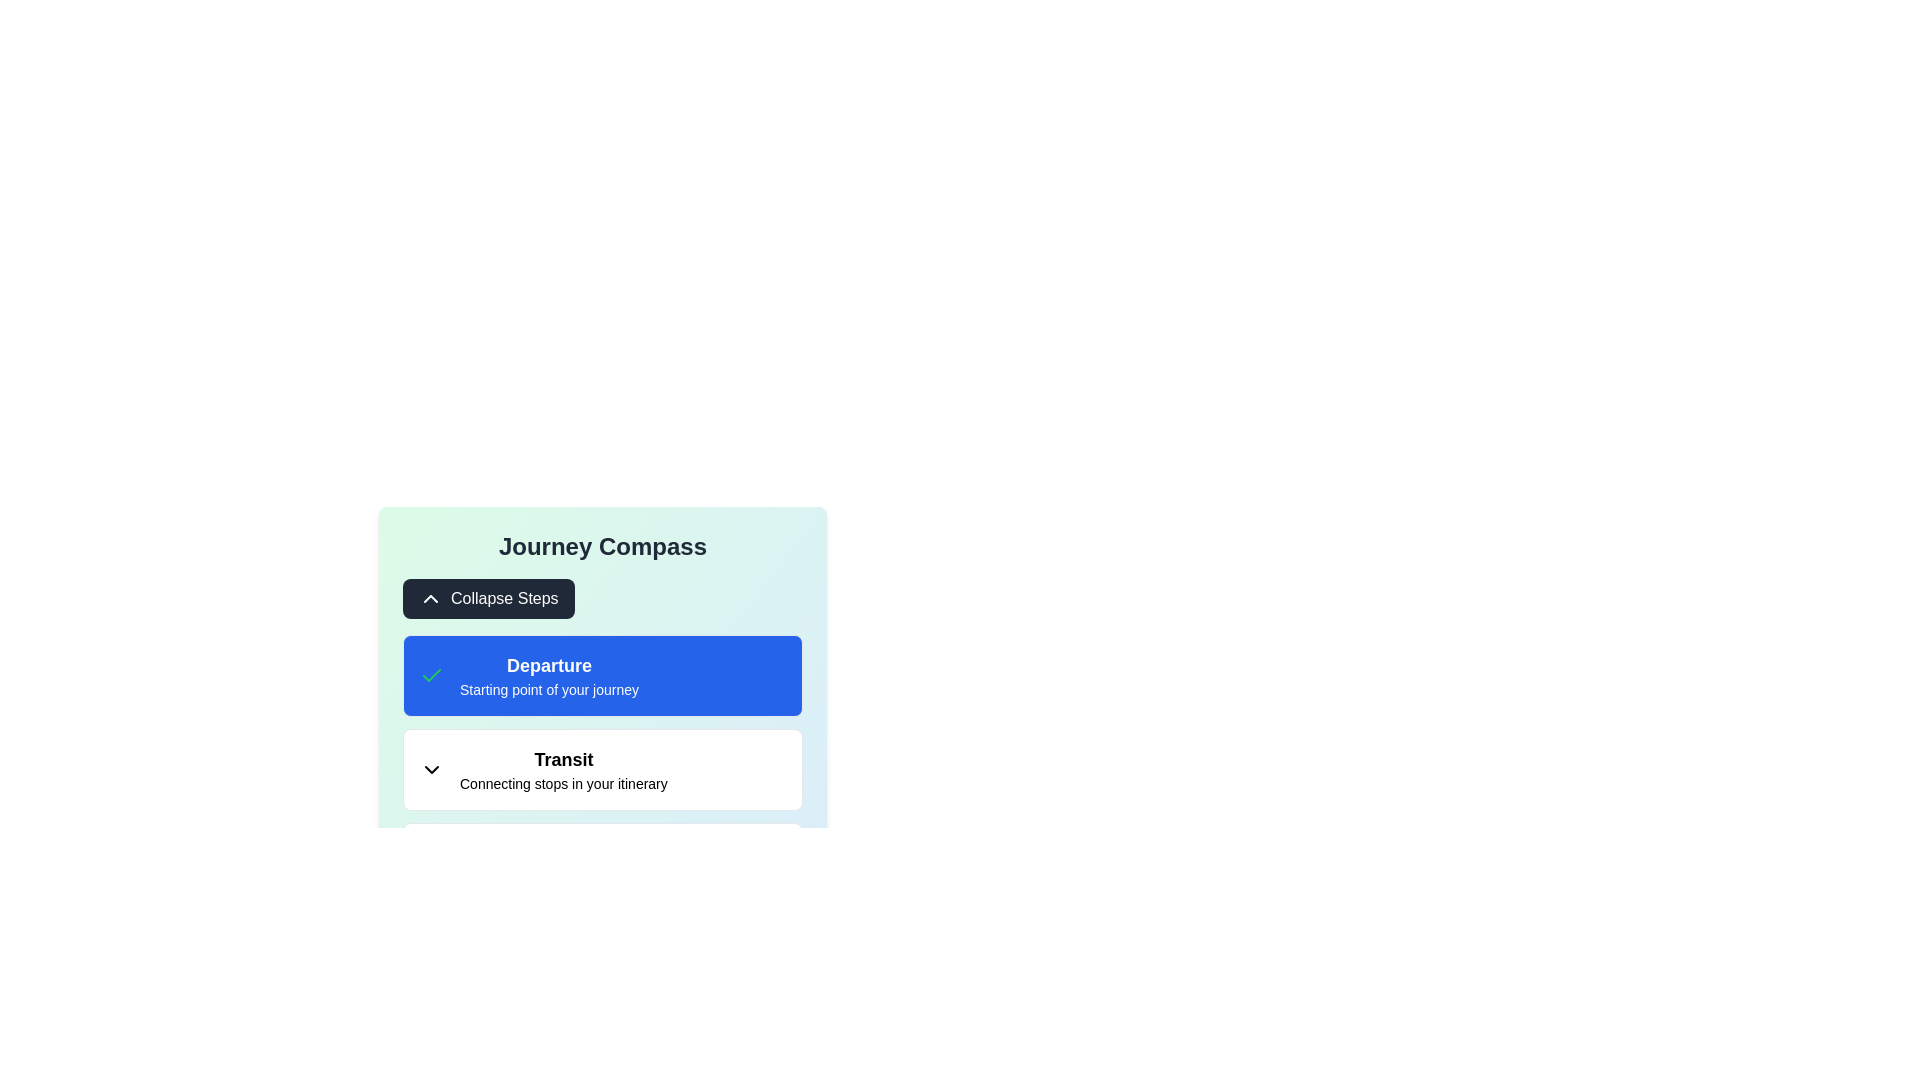  I want to click on the downward-pointing chevron icon with a black outline located on the left side of the 'Transit' label within a white card interface for possible tooltip display, so click(431, 769).